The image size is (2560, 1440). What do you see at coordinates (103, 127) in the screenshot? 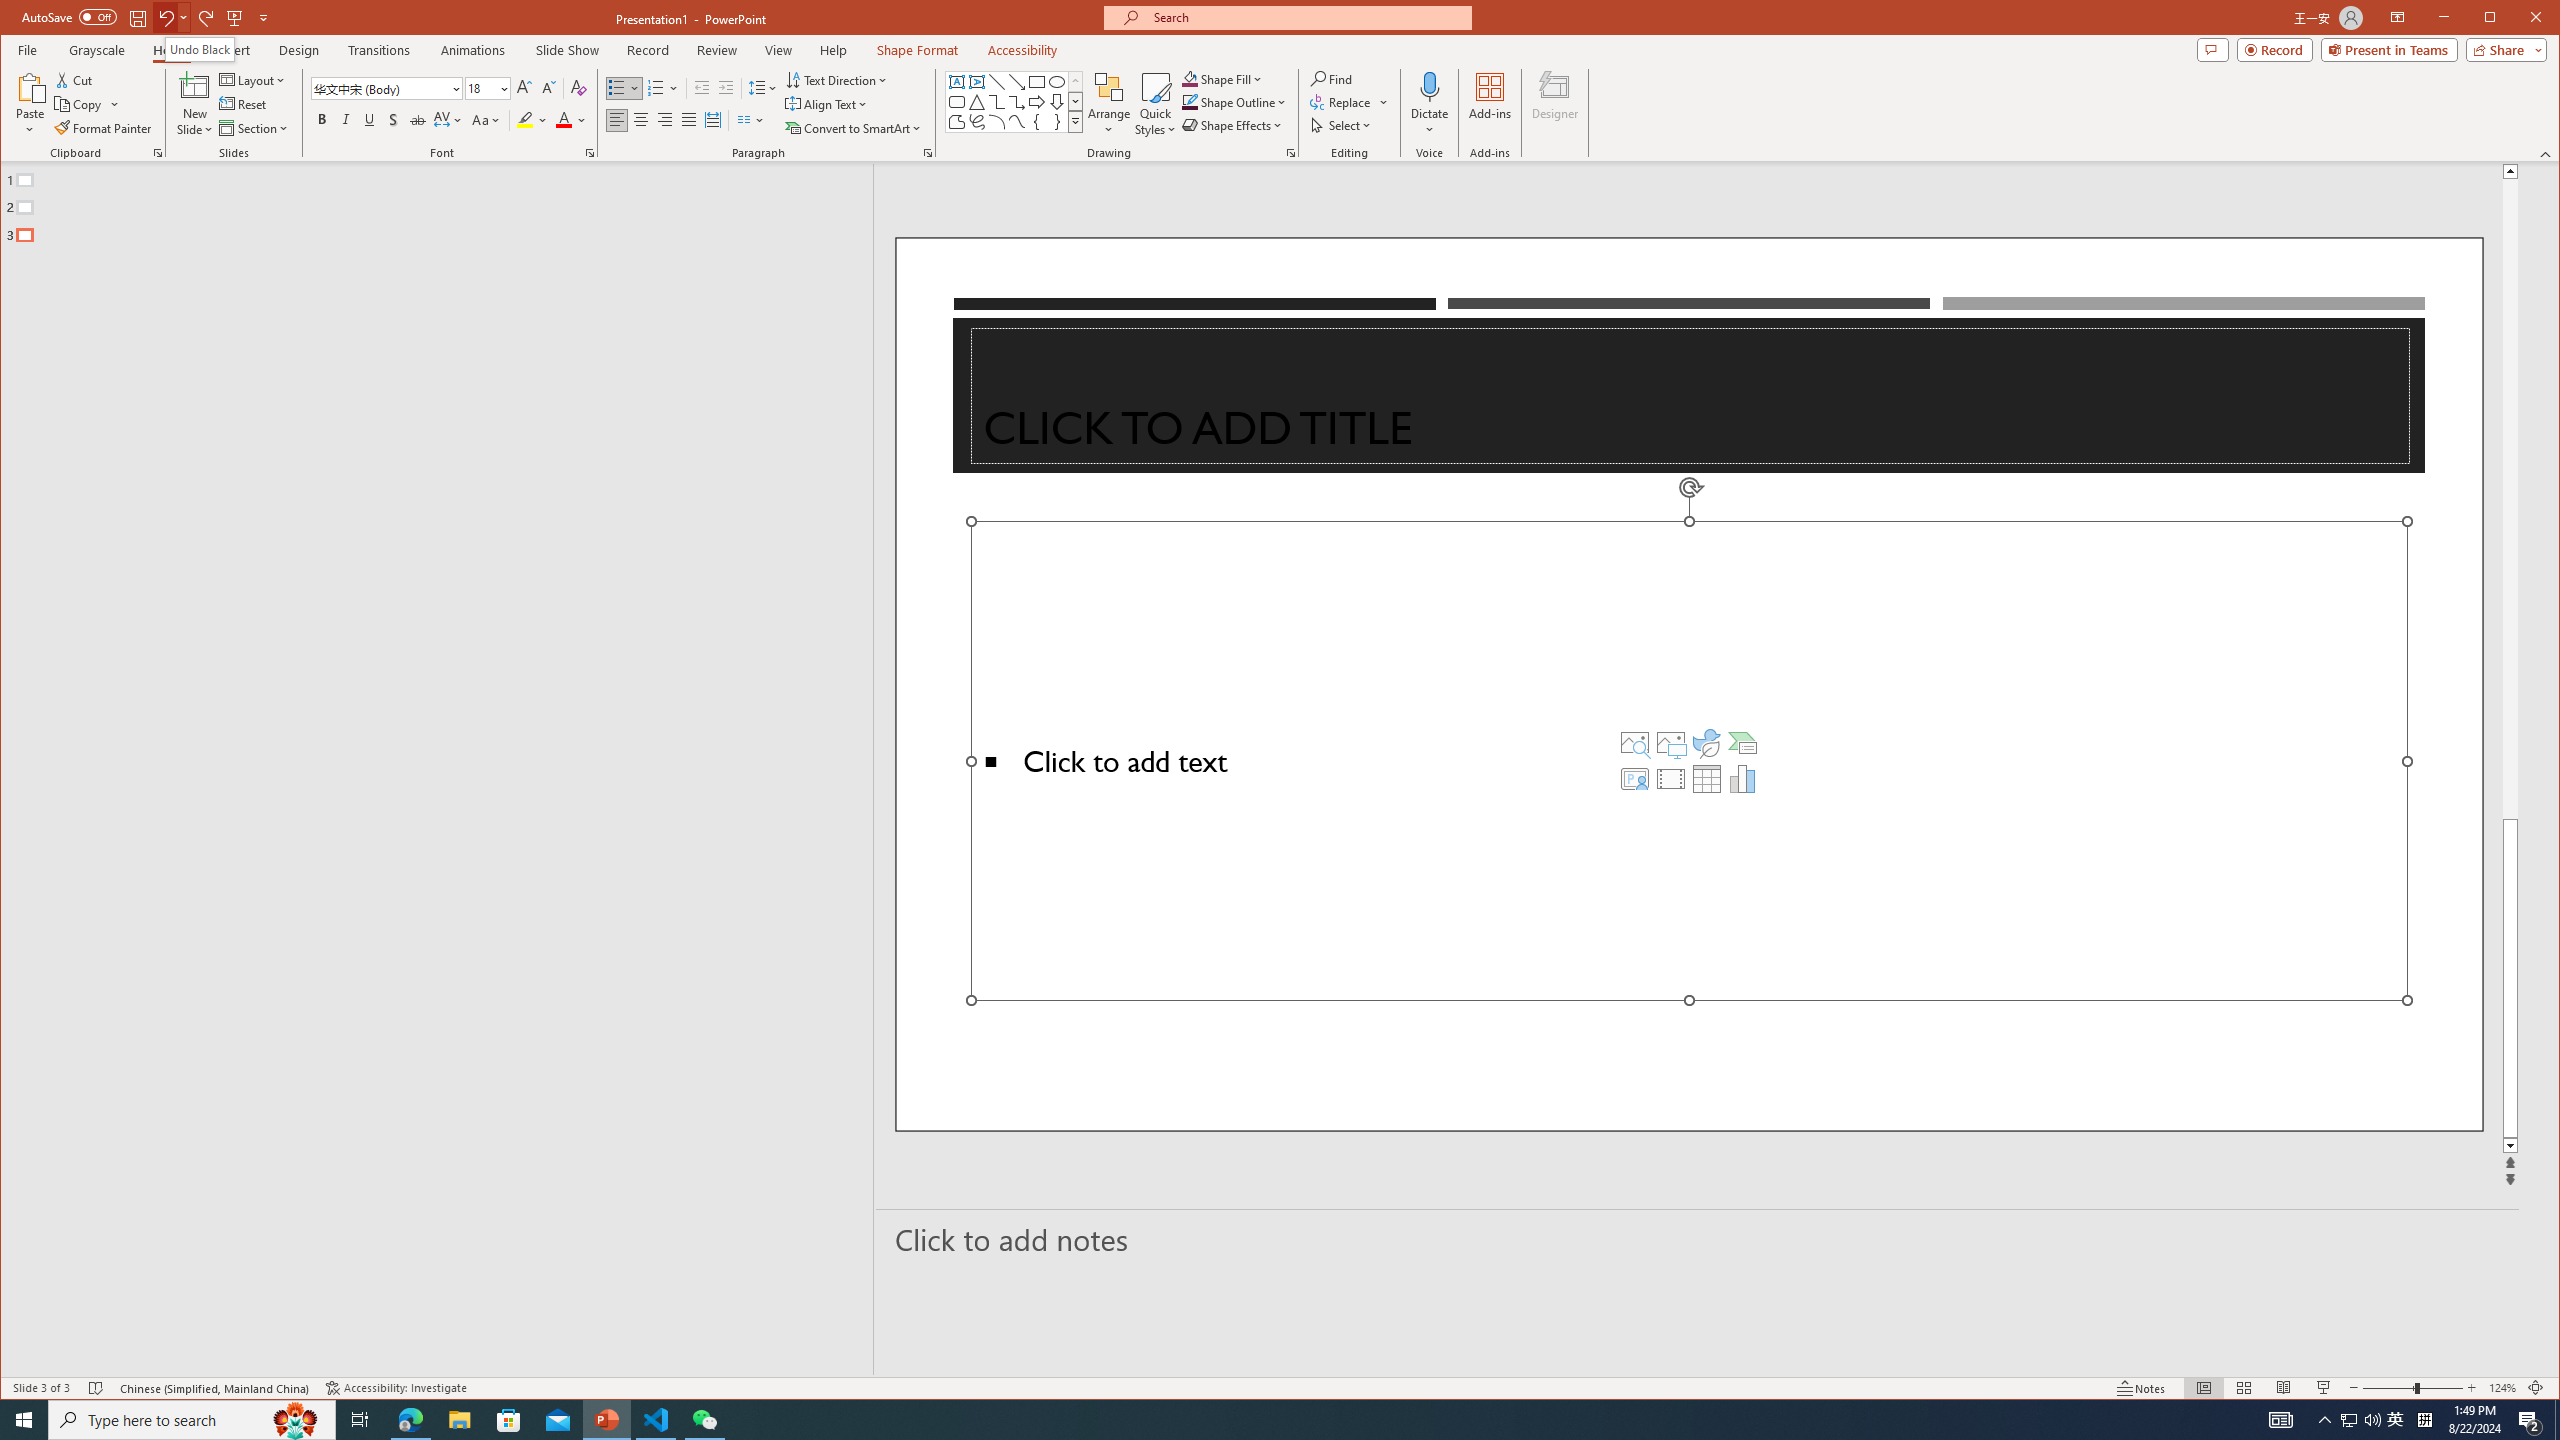
I see `'Format Painter'` at bounding box center [103, 127].